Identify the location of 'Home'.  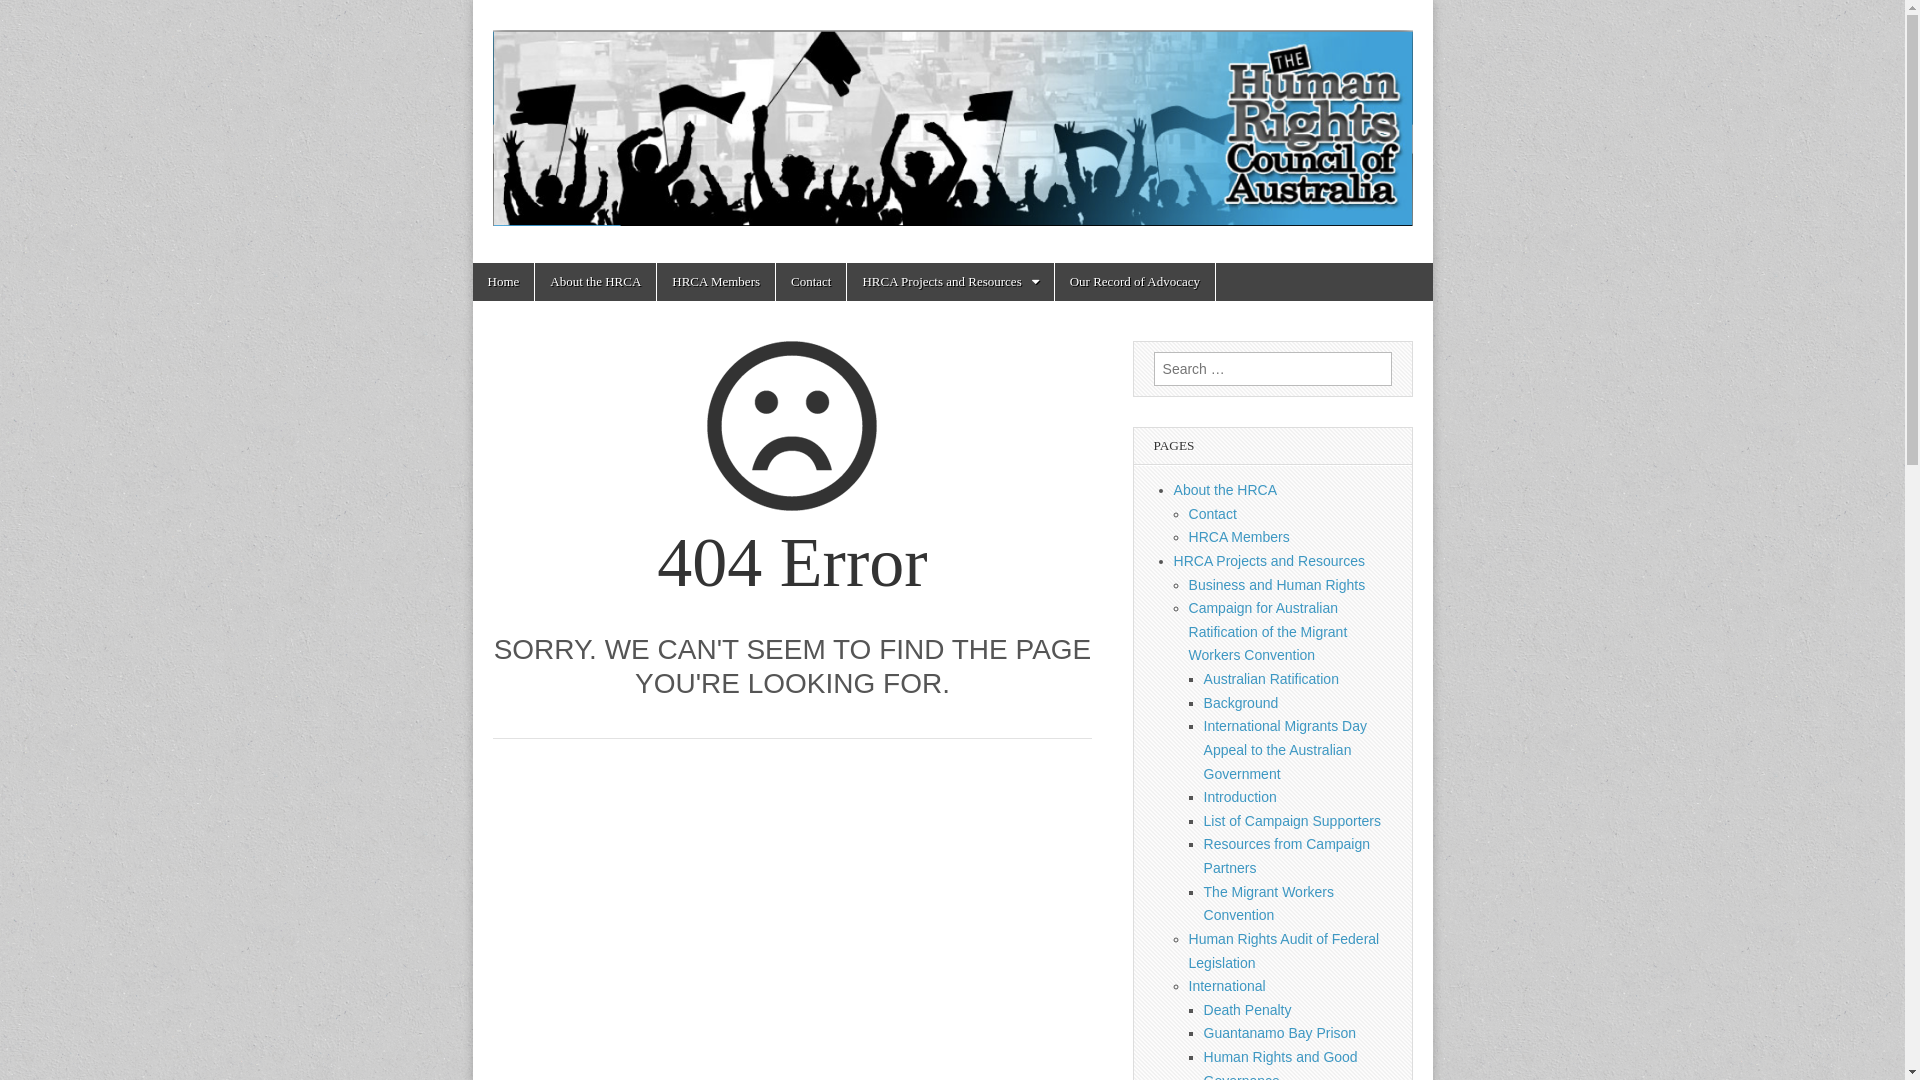
(503, 281).